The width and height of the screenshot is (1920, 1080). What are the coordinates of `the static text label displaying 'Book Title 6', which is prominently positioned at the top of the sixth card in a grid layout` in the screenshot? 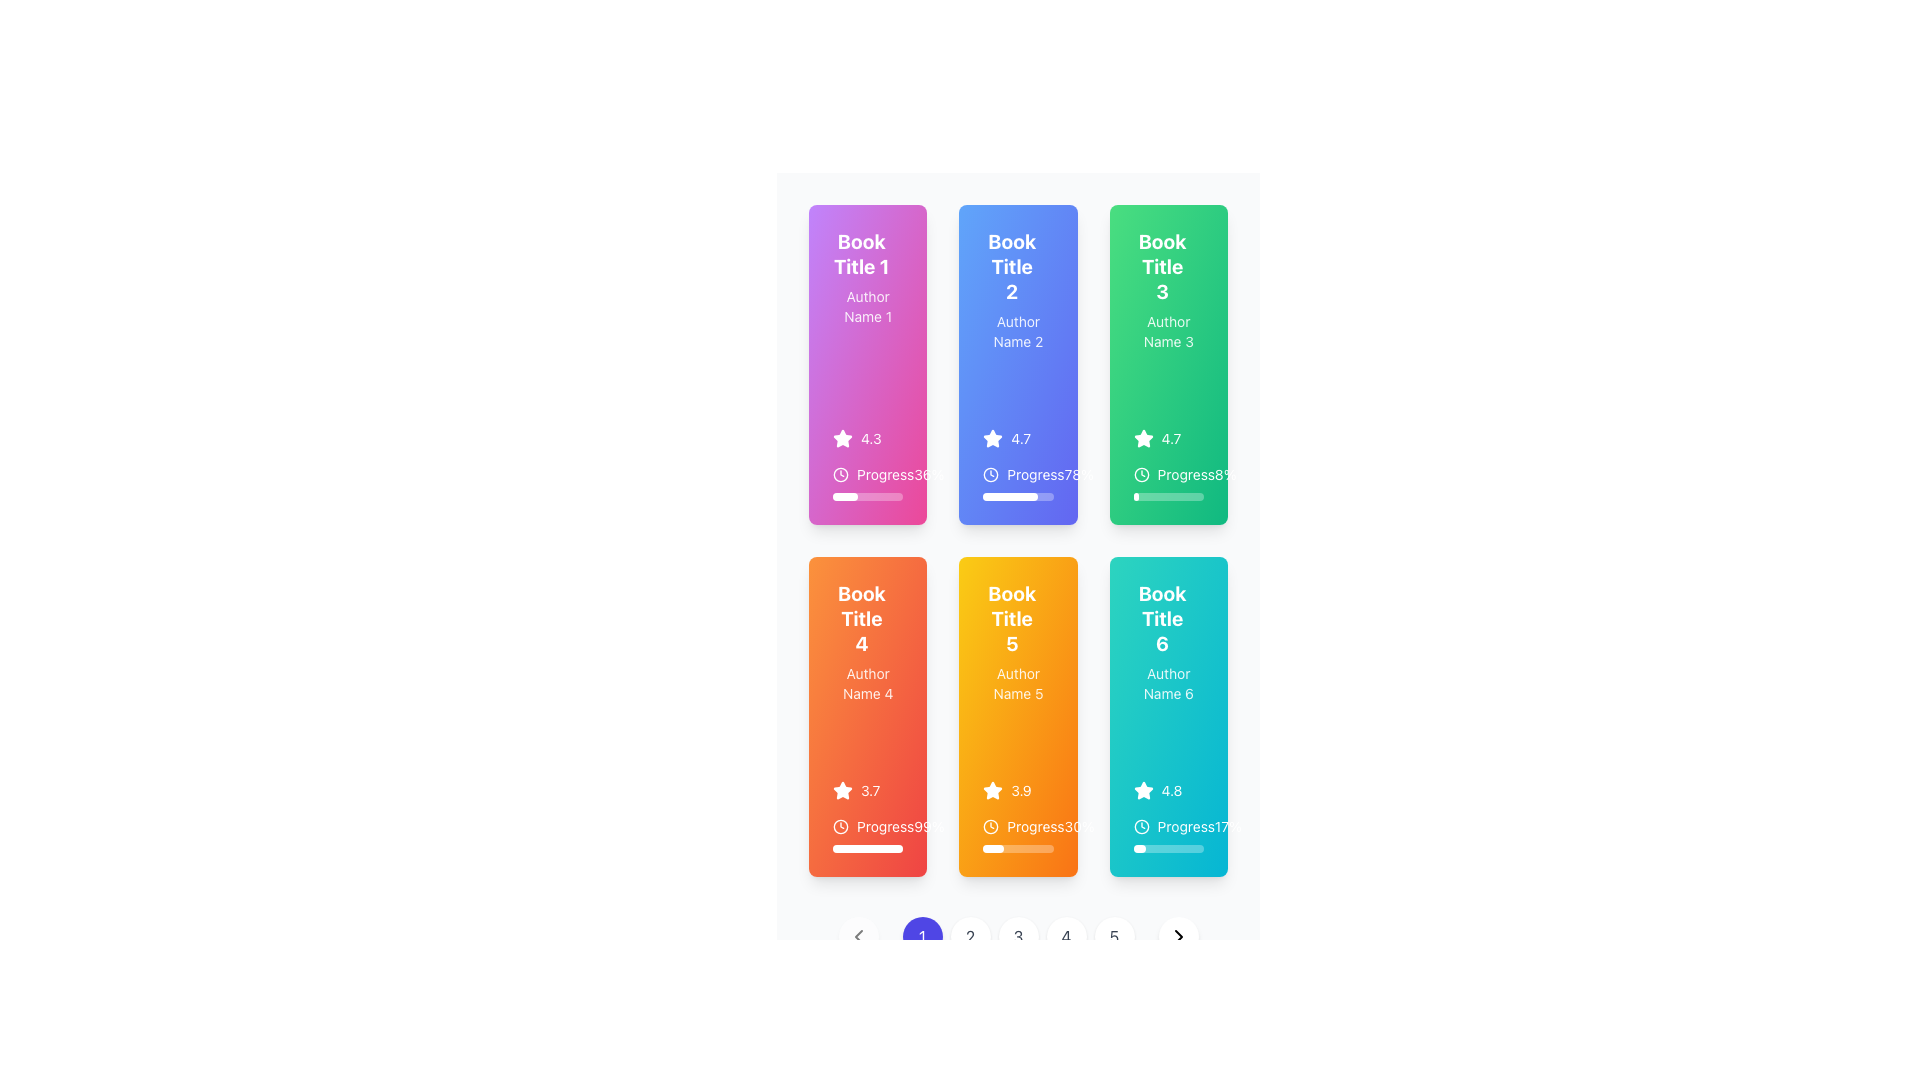 It's located at (1162, 617).